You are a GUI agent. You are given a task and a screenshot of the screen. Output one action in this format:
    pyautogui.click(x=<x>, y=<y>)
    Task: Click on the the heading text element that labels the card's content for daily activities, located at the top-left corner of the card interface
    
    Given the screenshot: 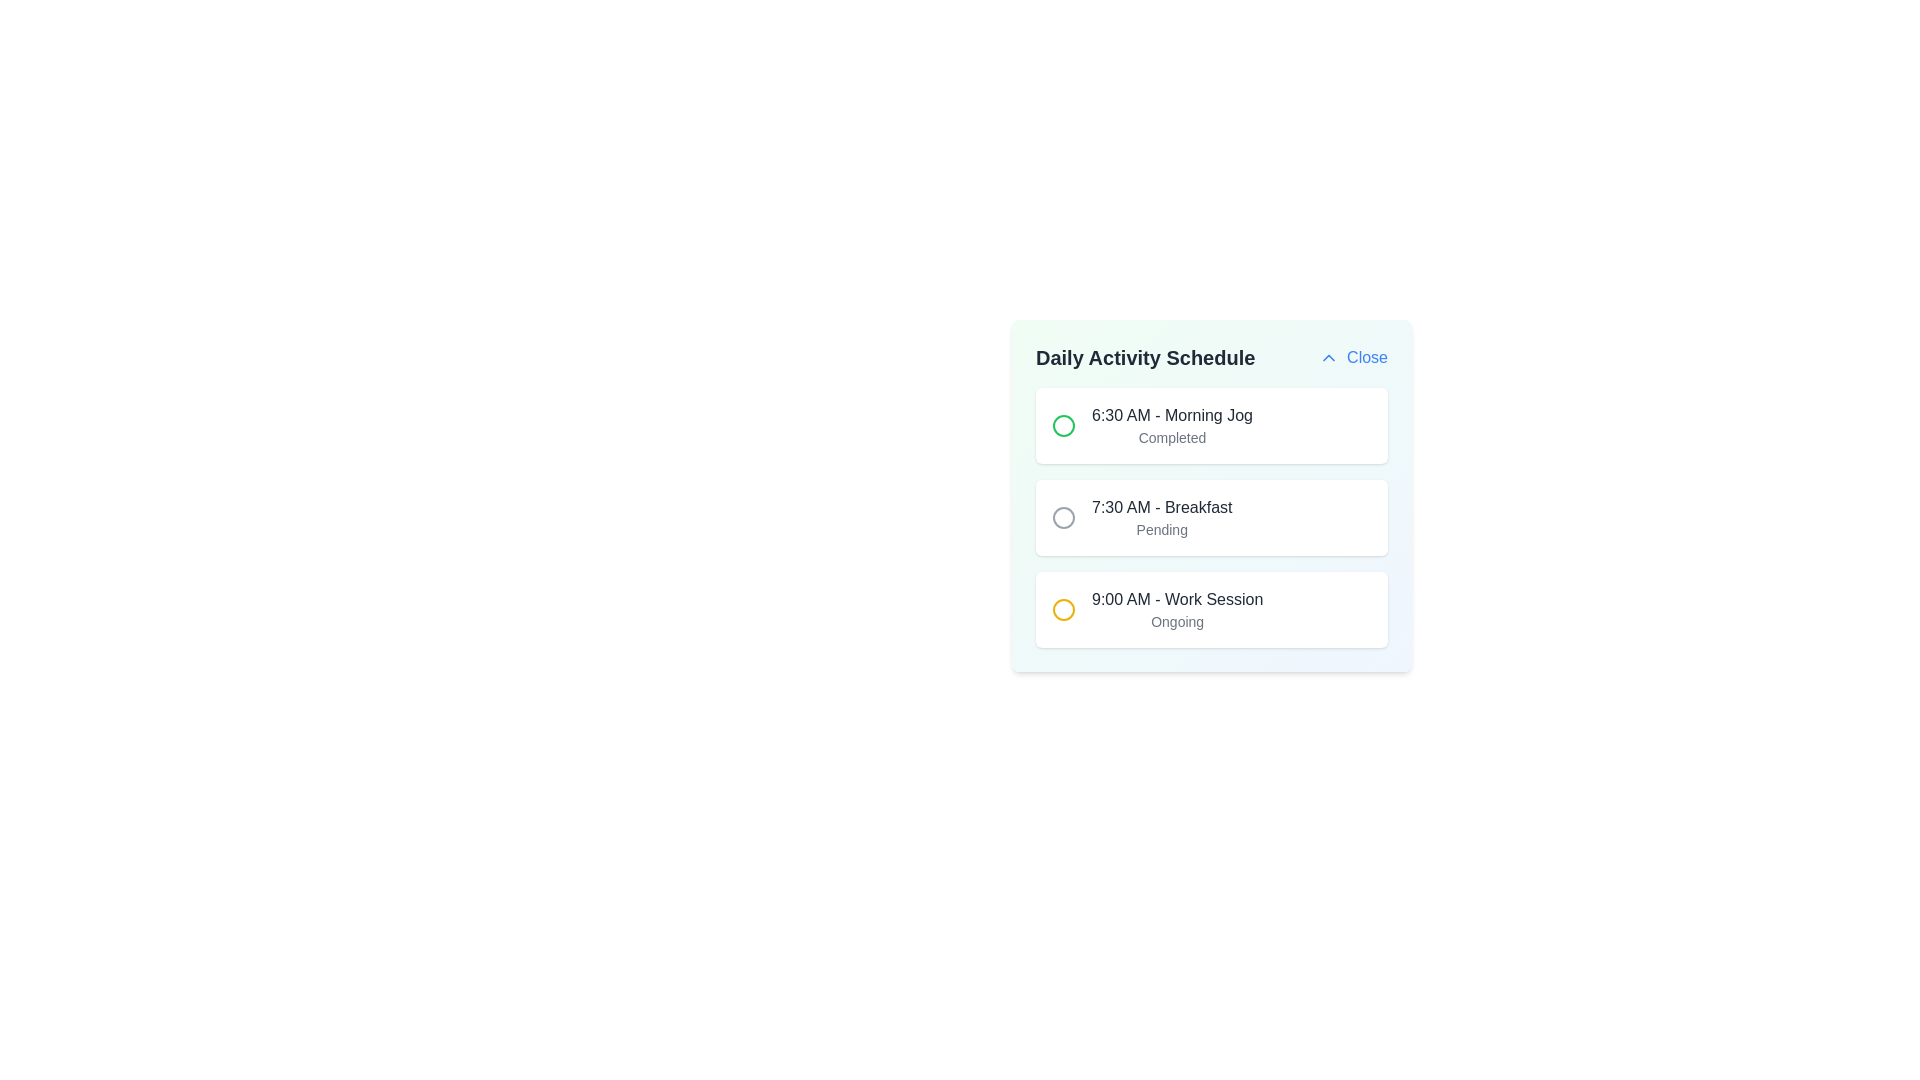 What is the action you would take?
    pyautogui.click(x=1210, y=357)
    